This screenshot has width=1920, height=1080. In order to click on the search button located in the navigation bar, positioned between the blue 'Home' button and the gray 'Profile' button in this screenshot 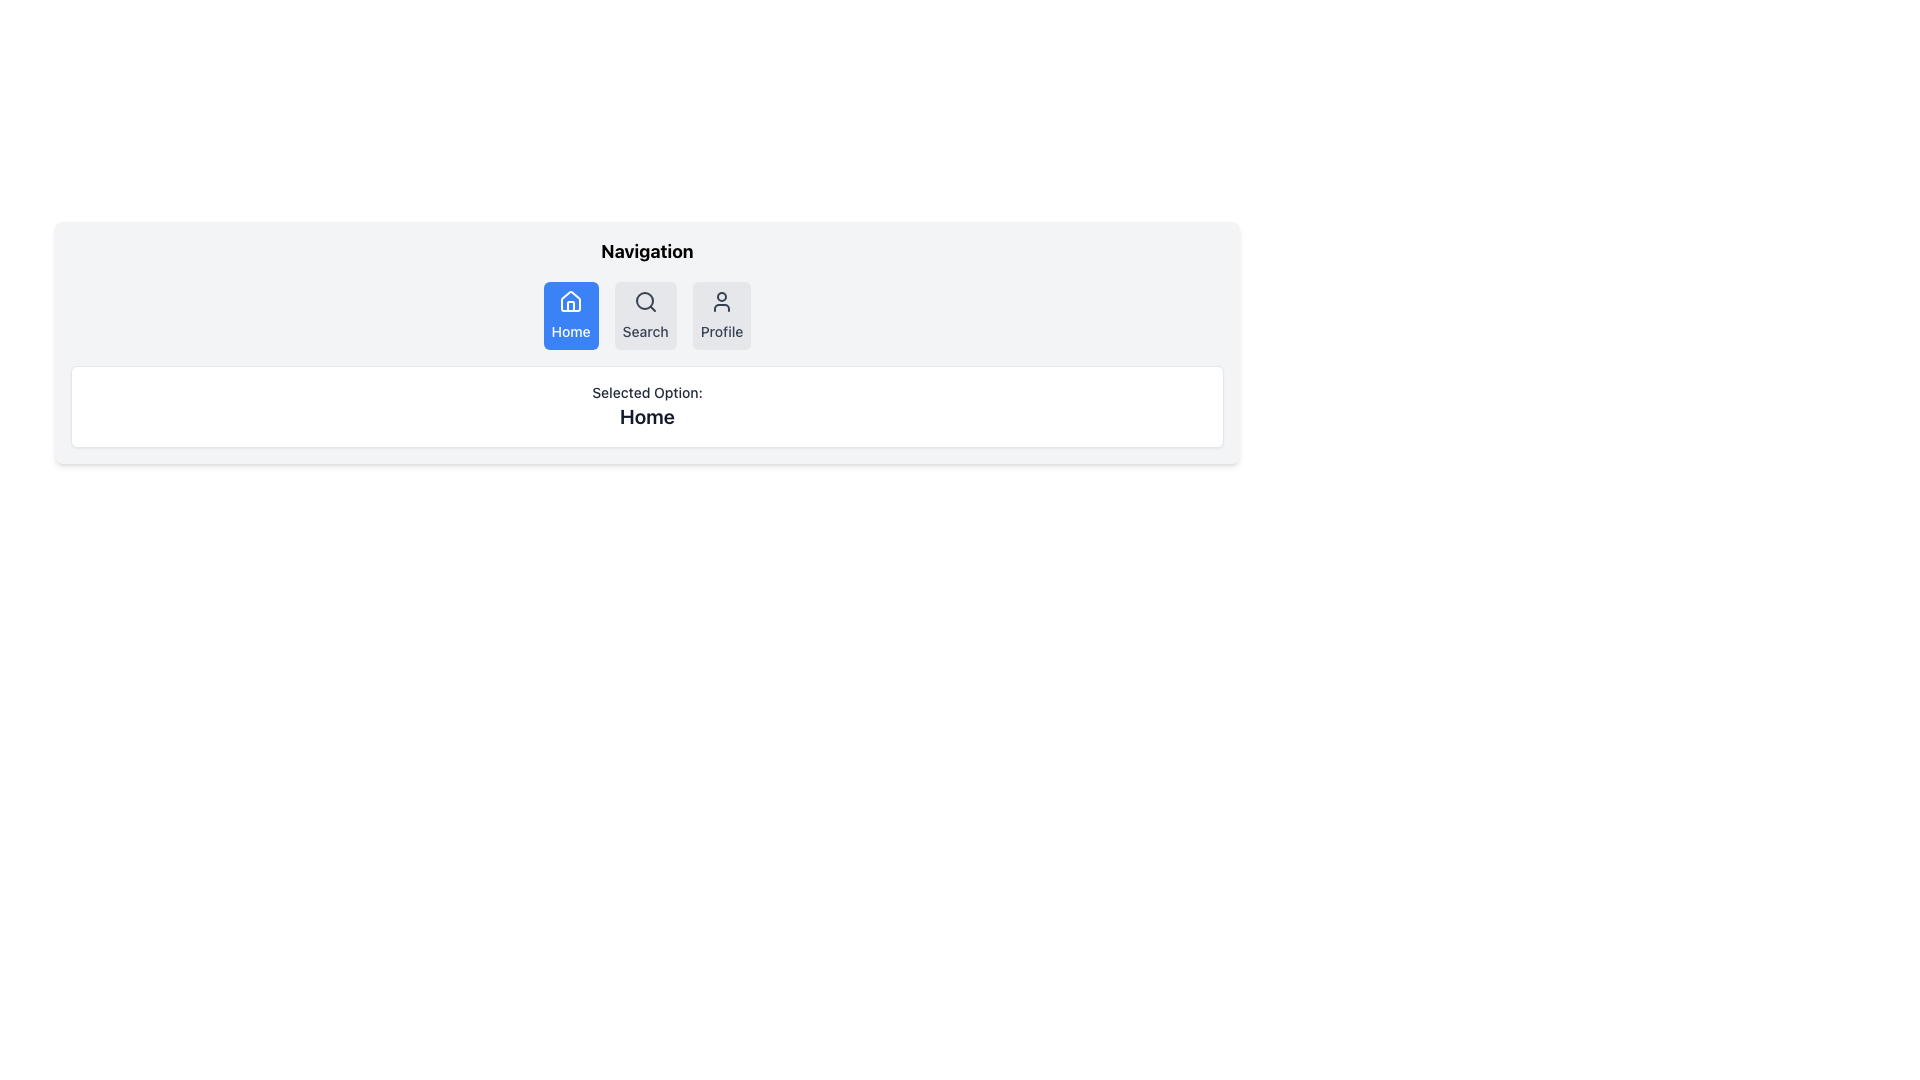, I will do `click(645, 315)`.